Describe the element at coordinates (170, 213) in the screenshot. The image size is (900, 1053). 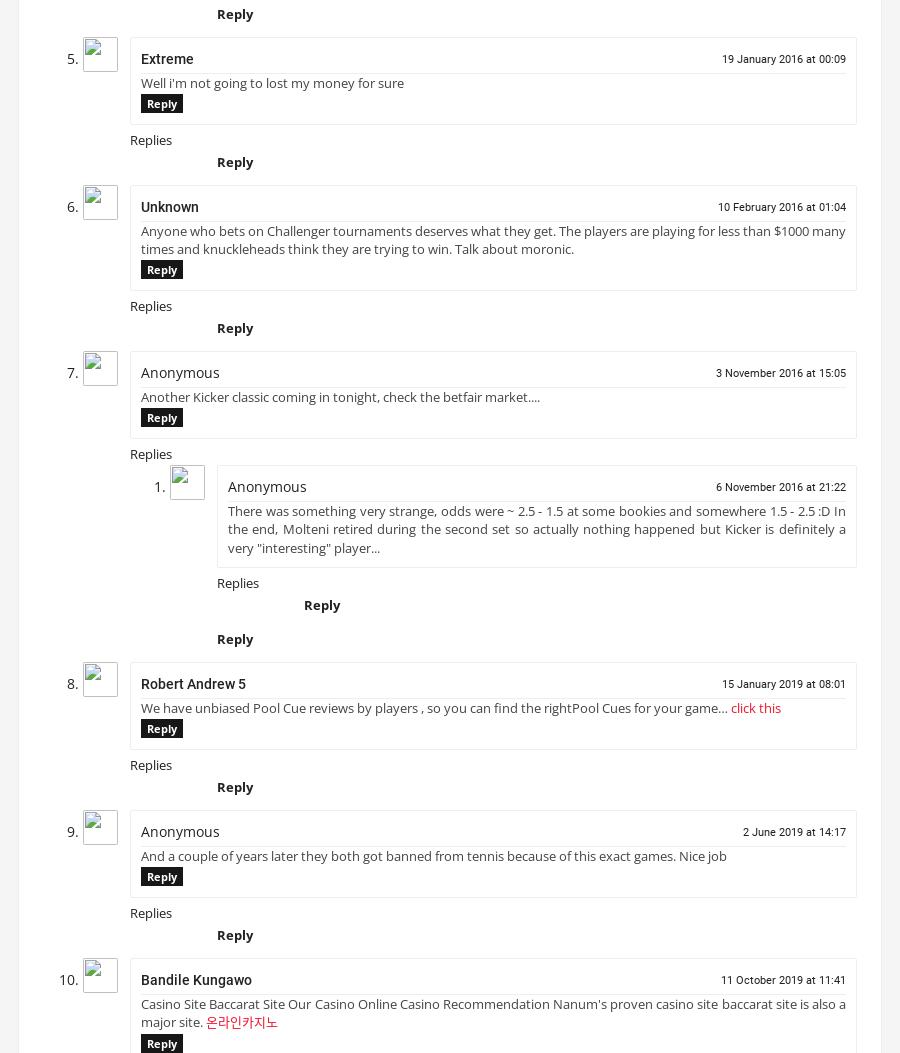
I see `'Unknown'` at that location.